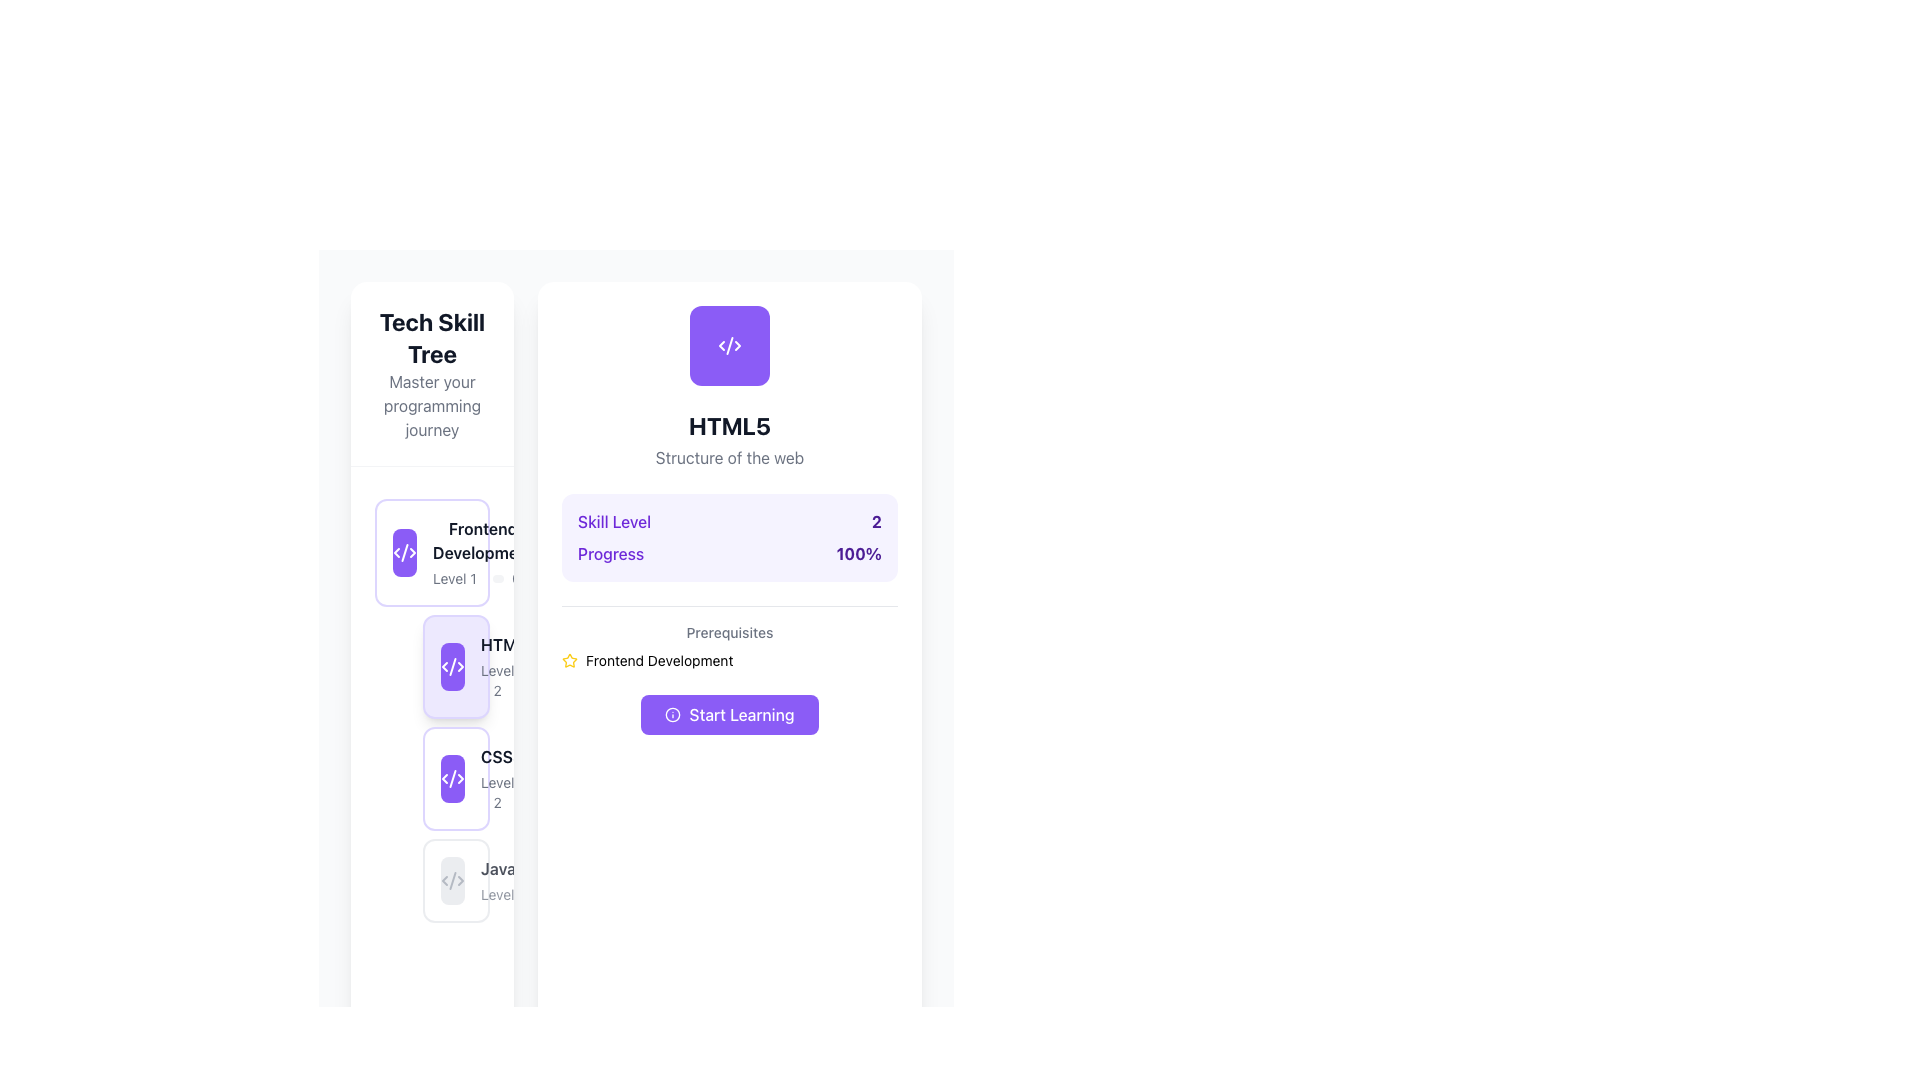 The image size is (1920, 1080). What do you see at coordinates (483, 540) in the screenshot?
I see `the text label that serves as the title of a skill in the user's Tech Skill Tree, located inside the first skill card from the top` at bounding box center [483, 540].